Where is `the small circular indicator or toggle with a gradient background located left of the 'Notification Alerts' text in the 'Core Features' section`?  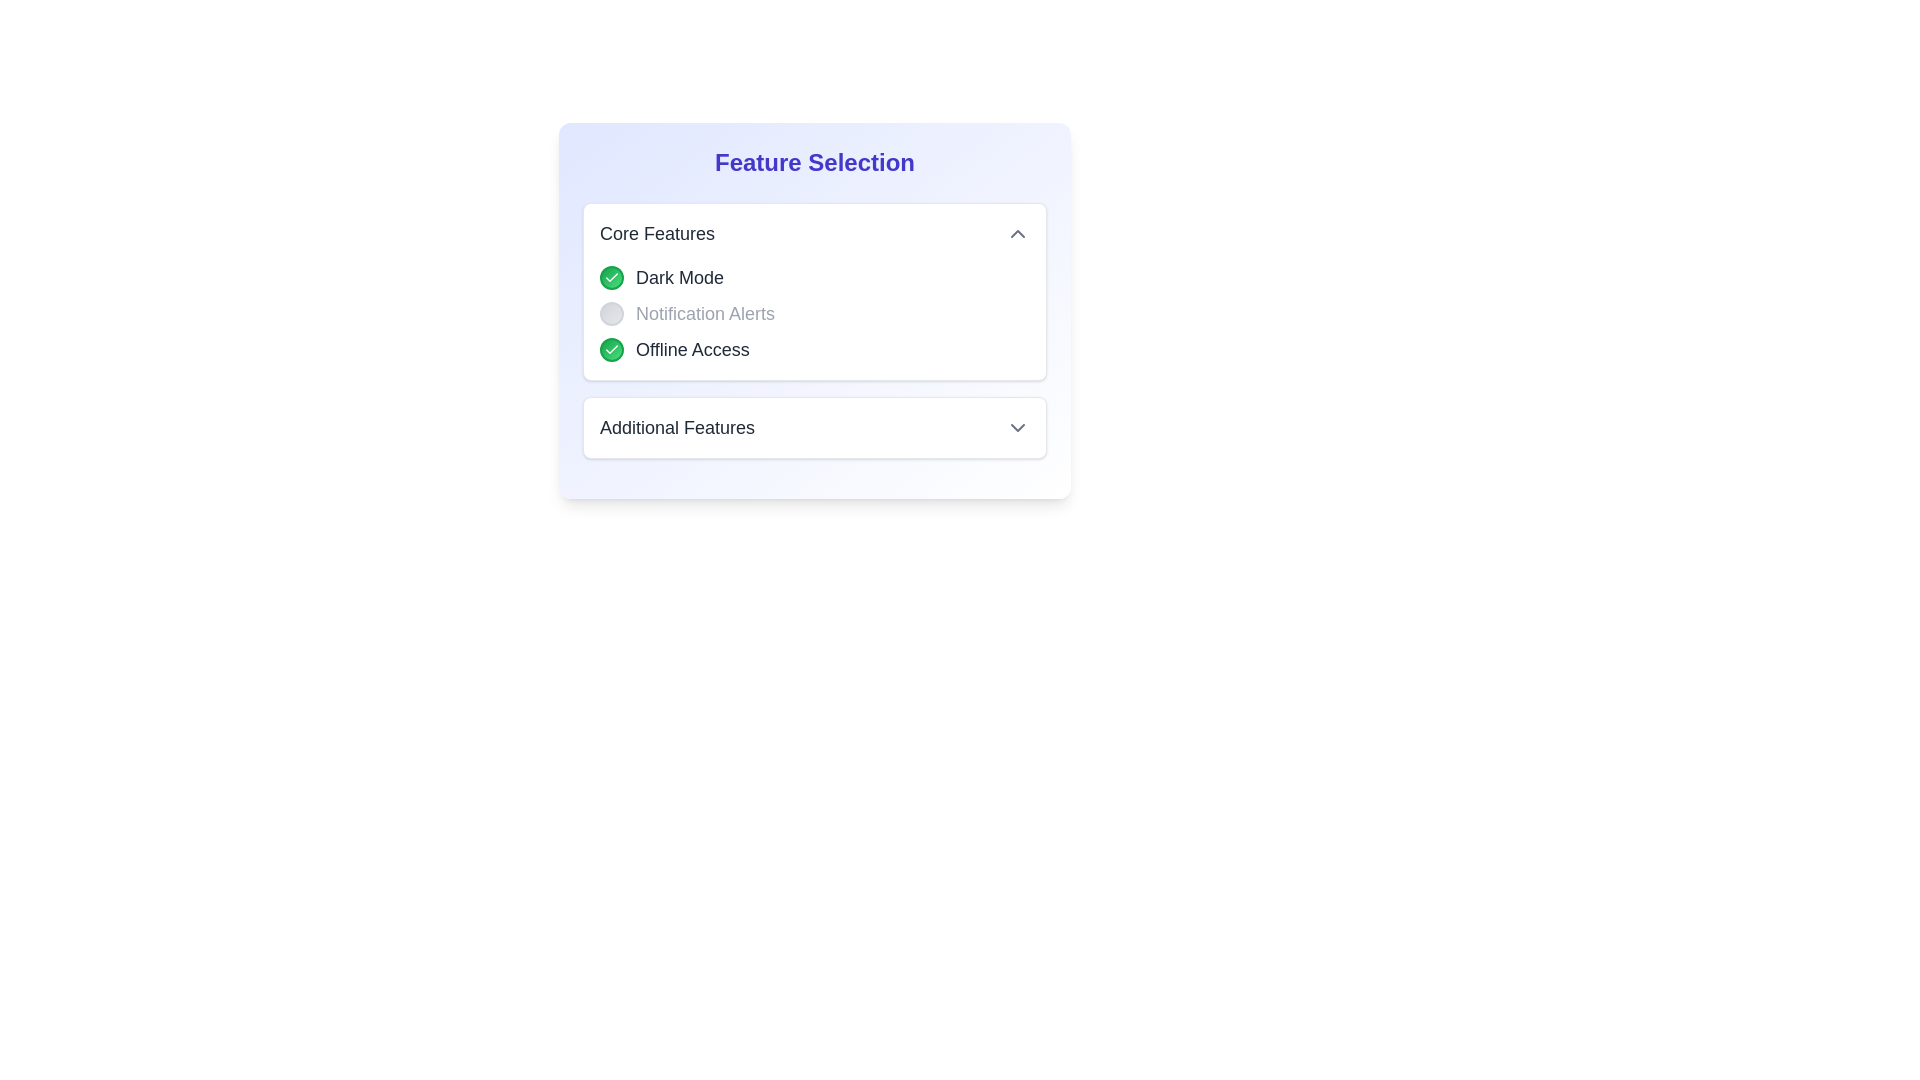 the small circular indicator or toggle with a gradient background located left of the 'Notification Alerts' text in the 'Core Features' section is located at coordinates (610, 313).